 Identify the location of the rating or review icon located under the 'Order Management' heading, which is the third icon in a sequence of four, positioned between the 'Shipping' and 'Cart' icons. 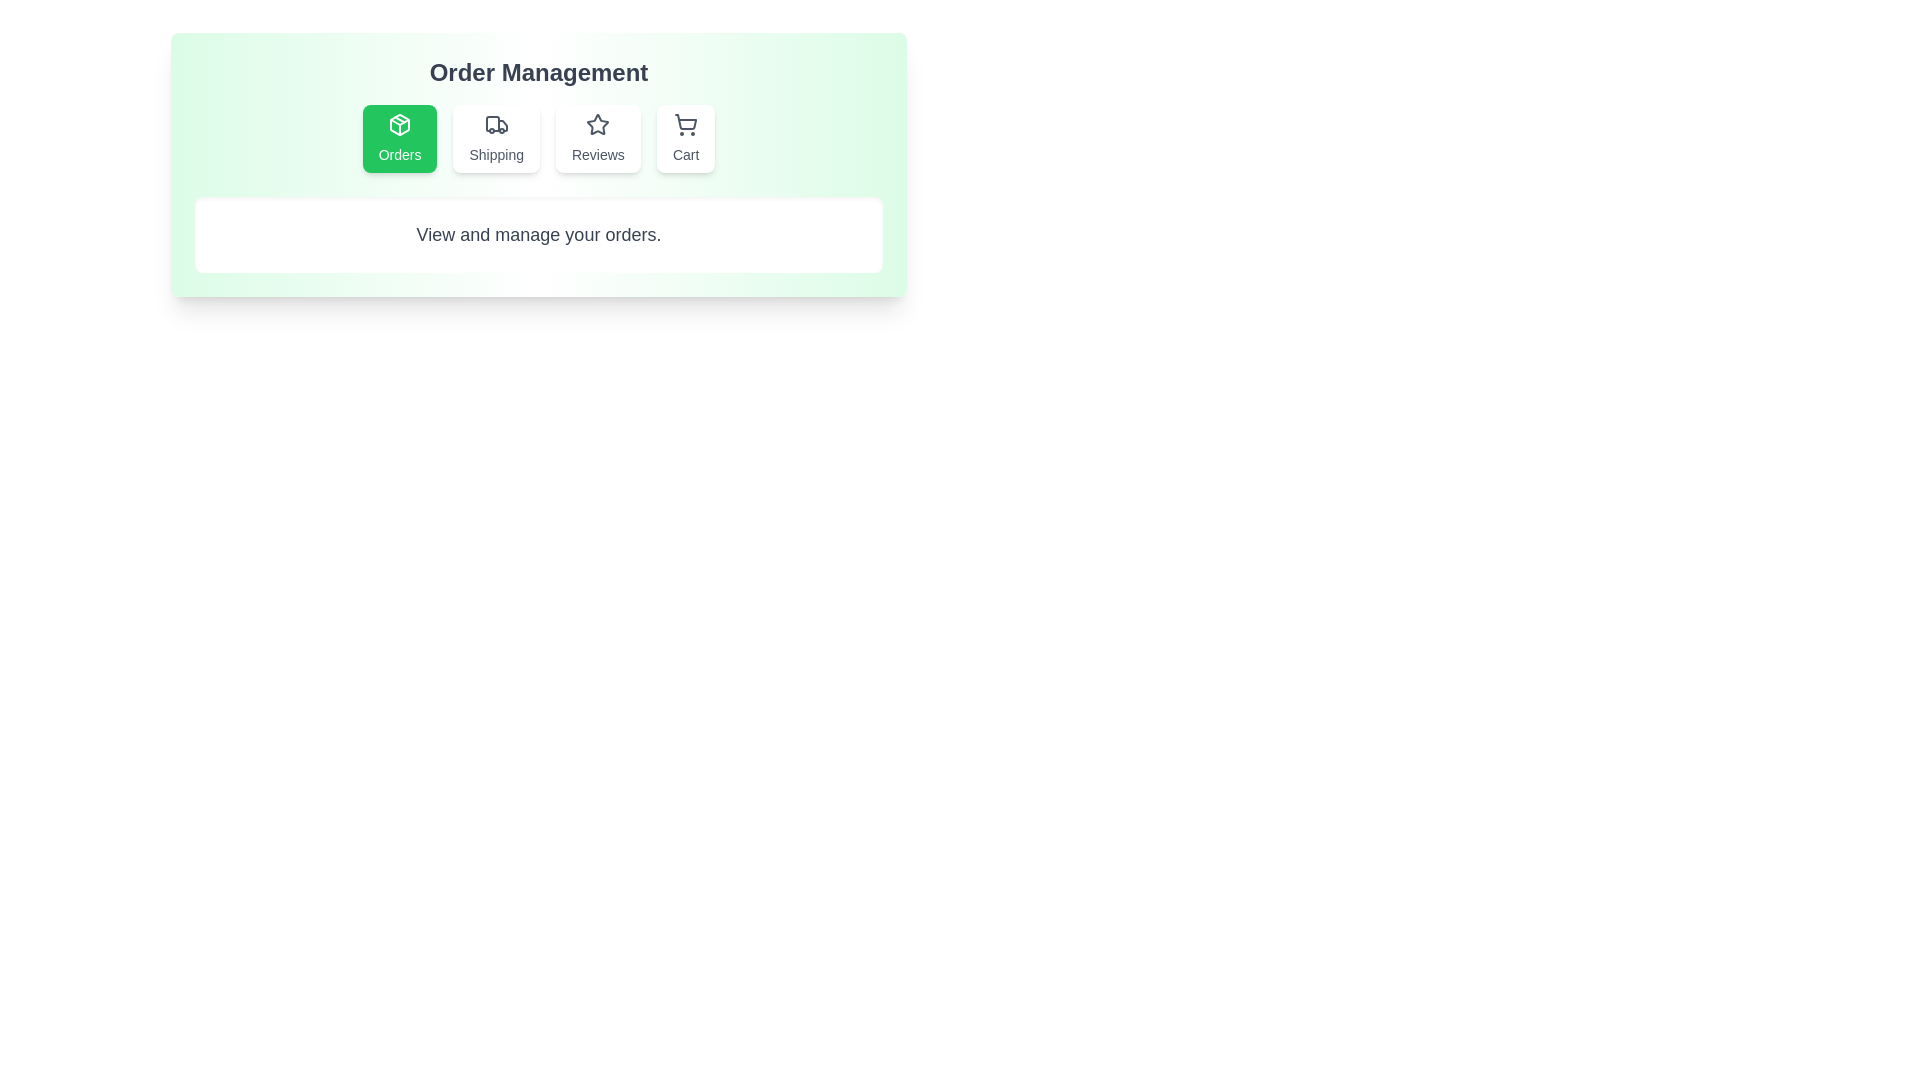
(597, 124).